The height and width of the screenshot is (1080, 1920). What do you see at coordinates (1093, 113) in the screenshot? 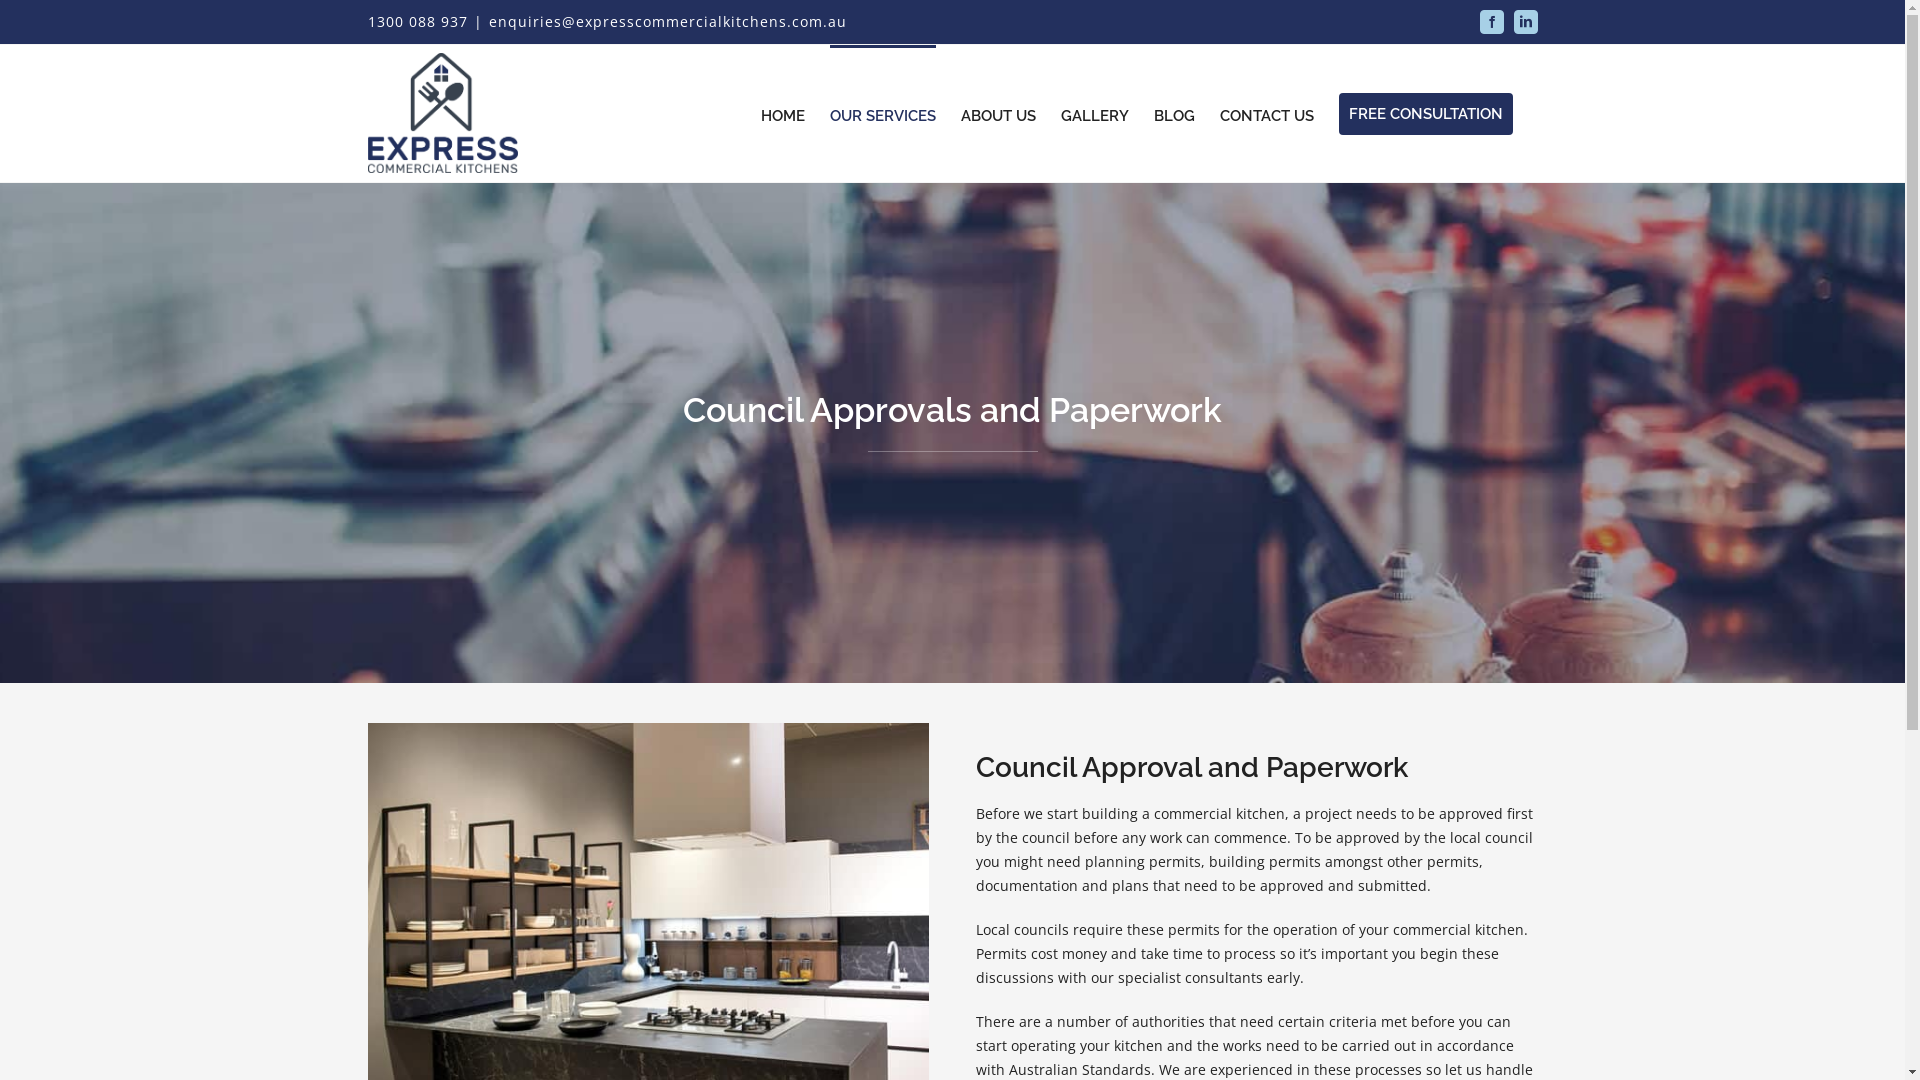
I see `'GALLERY'` at bounding box center [1093, 113].